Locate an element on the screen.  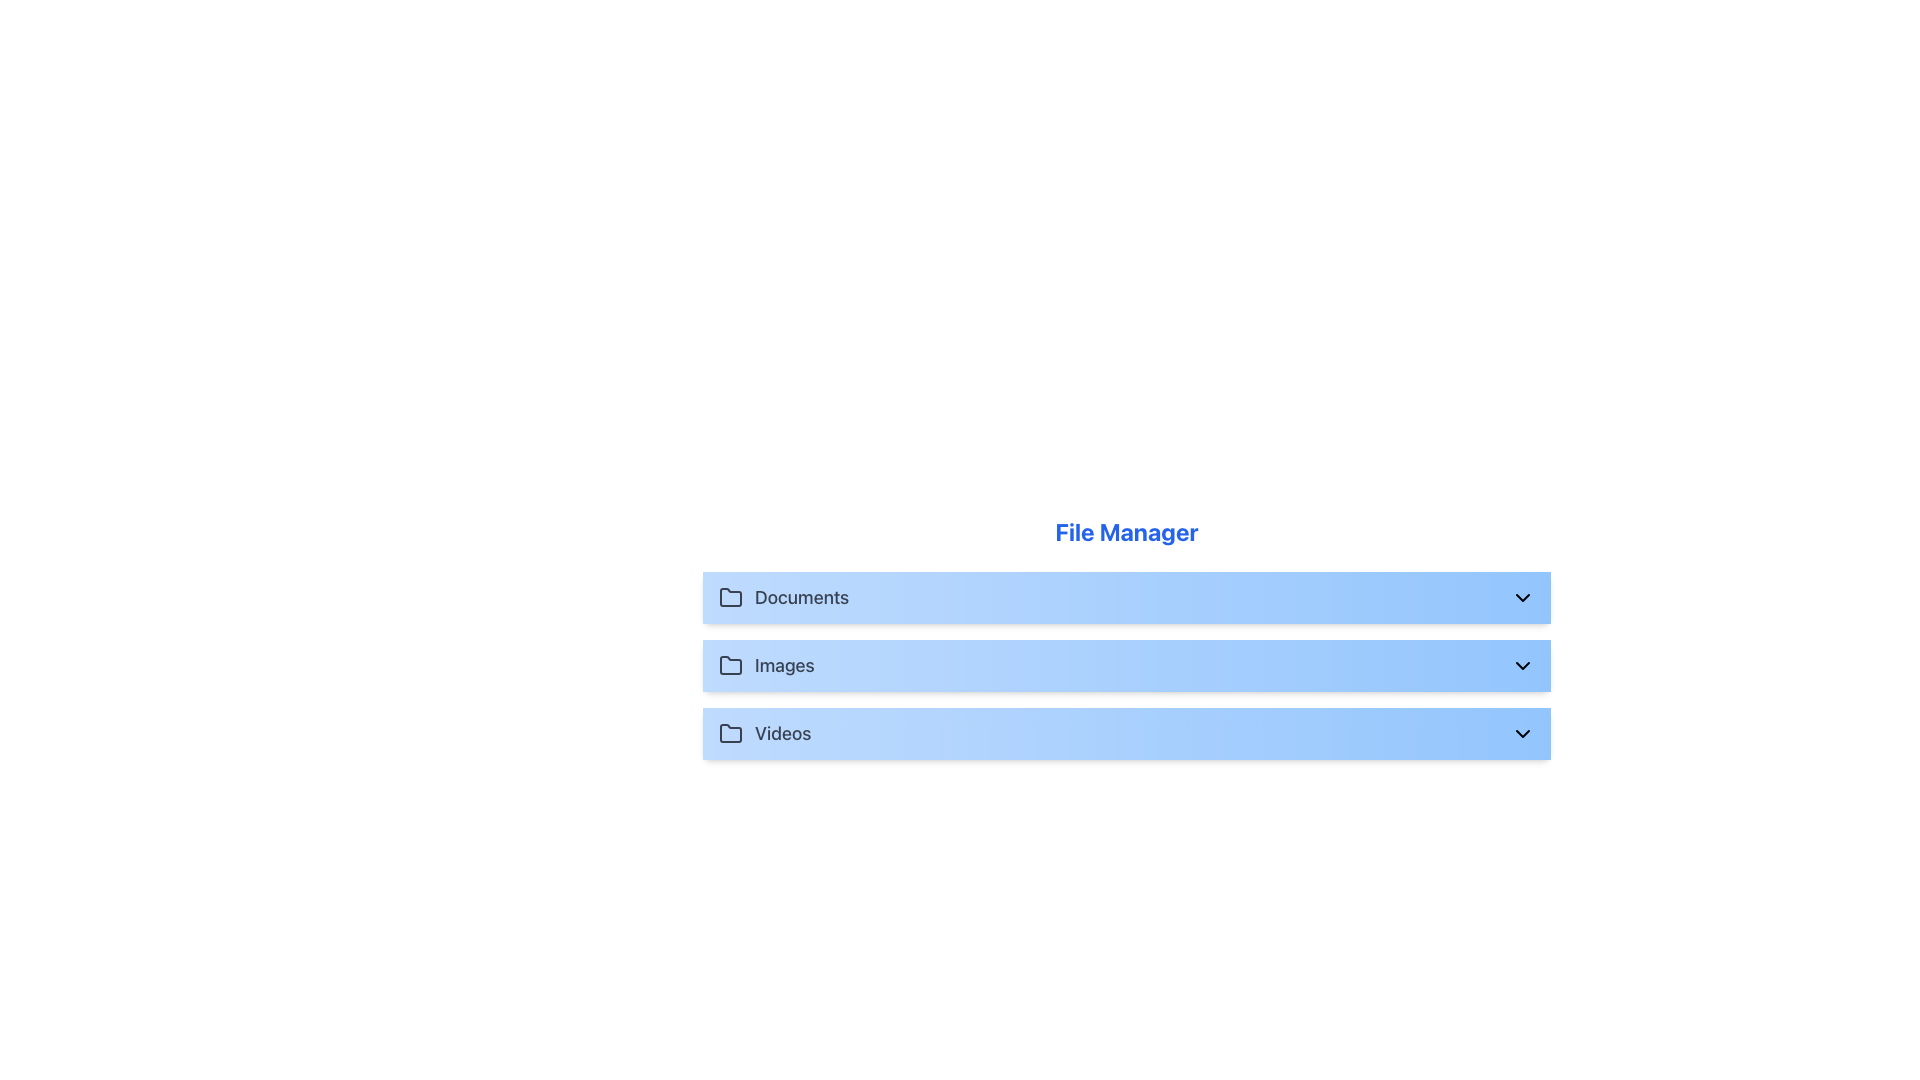
the first folder icon in the vertical list, which is styled with a frame-like design and has the text 'Documents' to its right is located at coordinates (729, 596).